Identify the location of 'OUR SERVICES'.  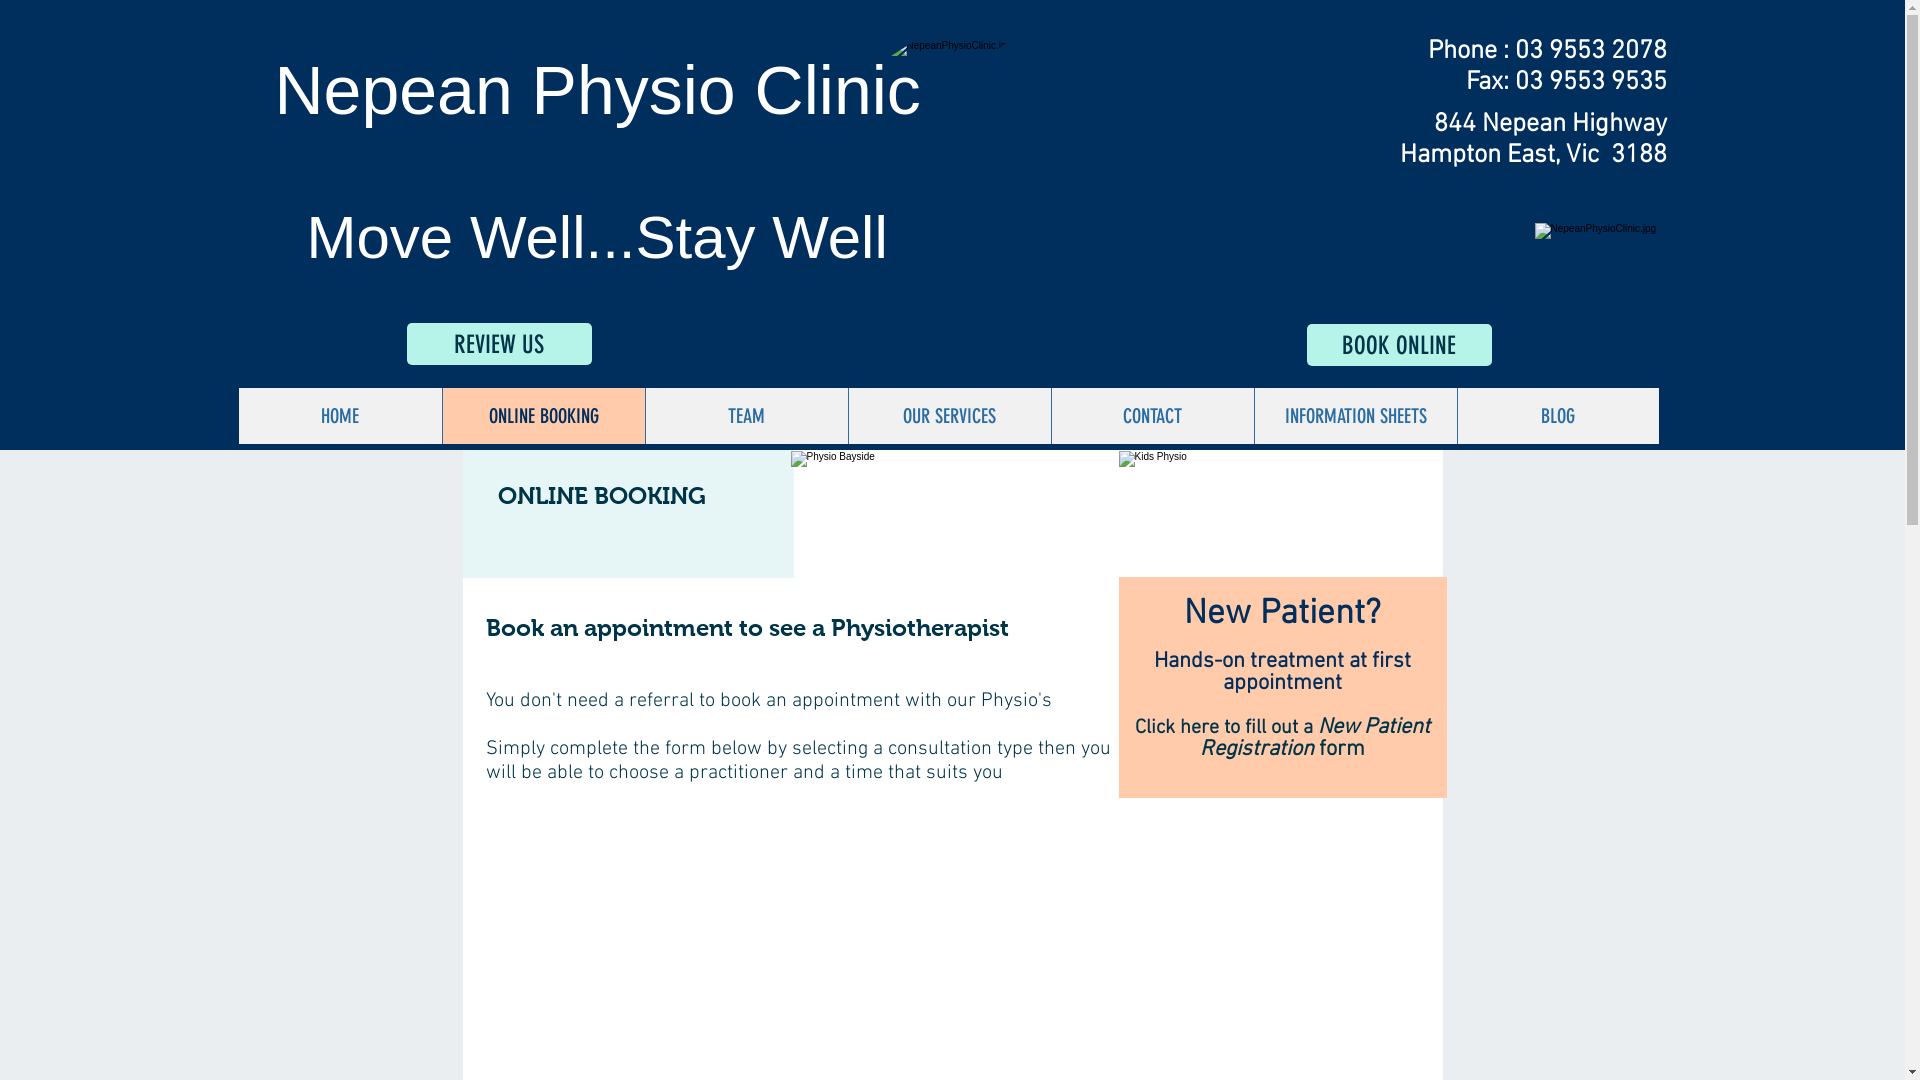
(848, 415).